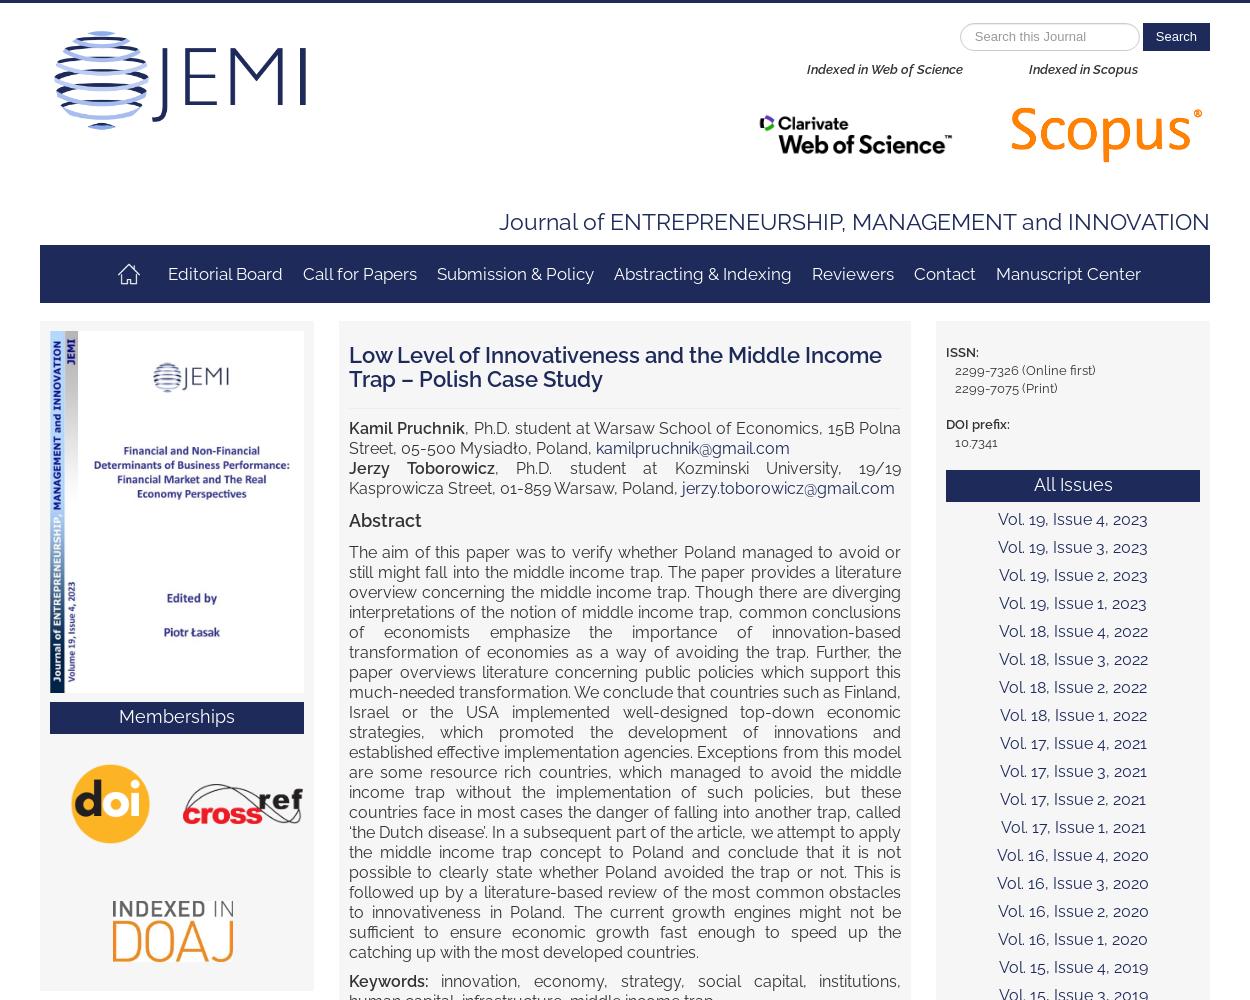 The width and height of the screenshot is (1250, 1000). I want to click on 'Vol. 19, Issue 3, 2023', so click(1072, 547).